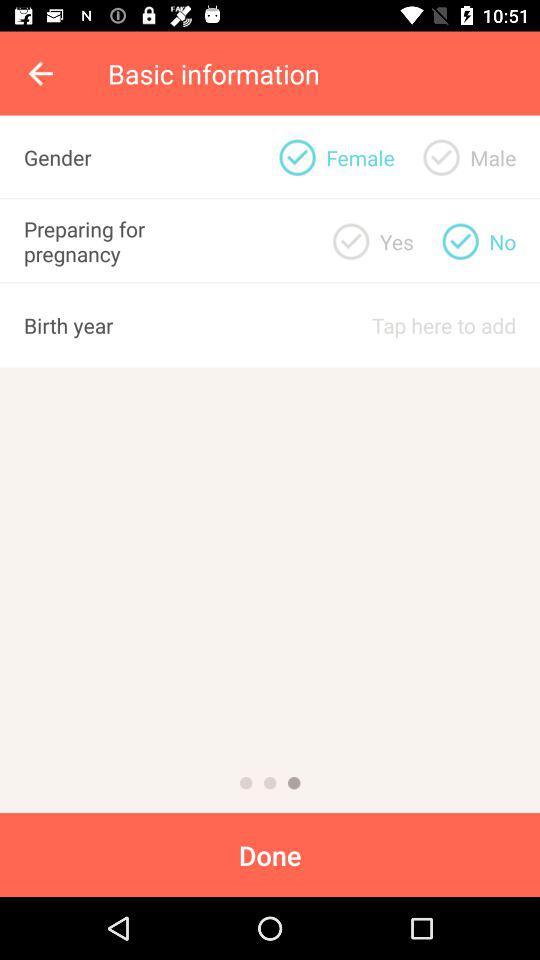 Image resolution: width=540 pixels, height=960 pixels. I want to click on icon next to the female, so click(441, 156).